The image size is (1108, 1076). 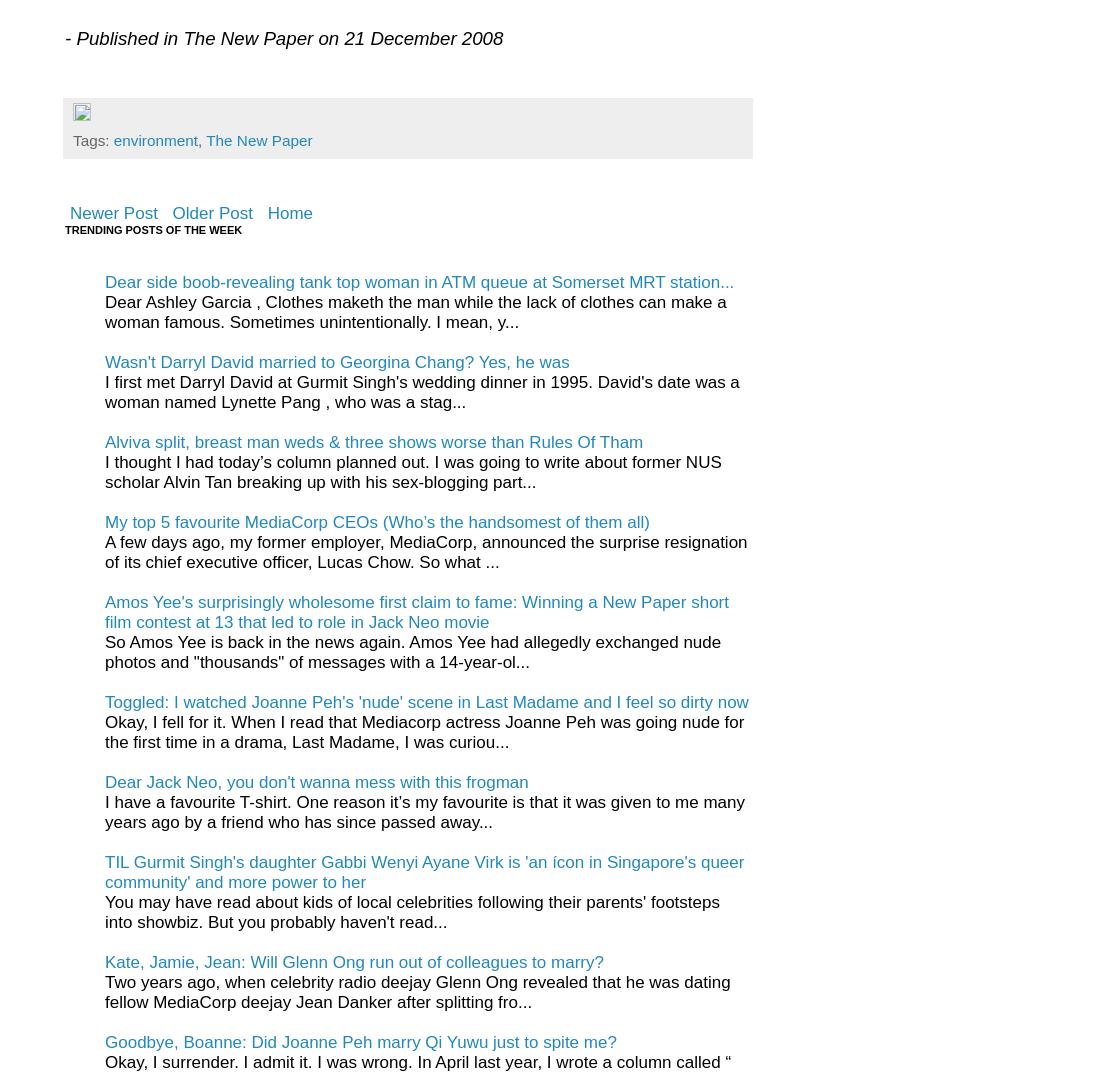 What do you see at coordinates (283, 36) in the screenshot?
I see `'- Published in The New Paper on 21 December 2008'` at bounding box center [283, 36].